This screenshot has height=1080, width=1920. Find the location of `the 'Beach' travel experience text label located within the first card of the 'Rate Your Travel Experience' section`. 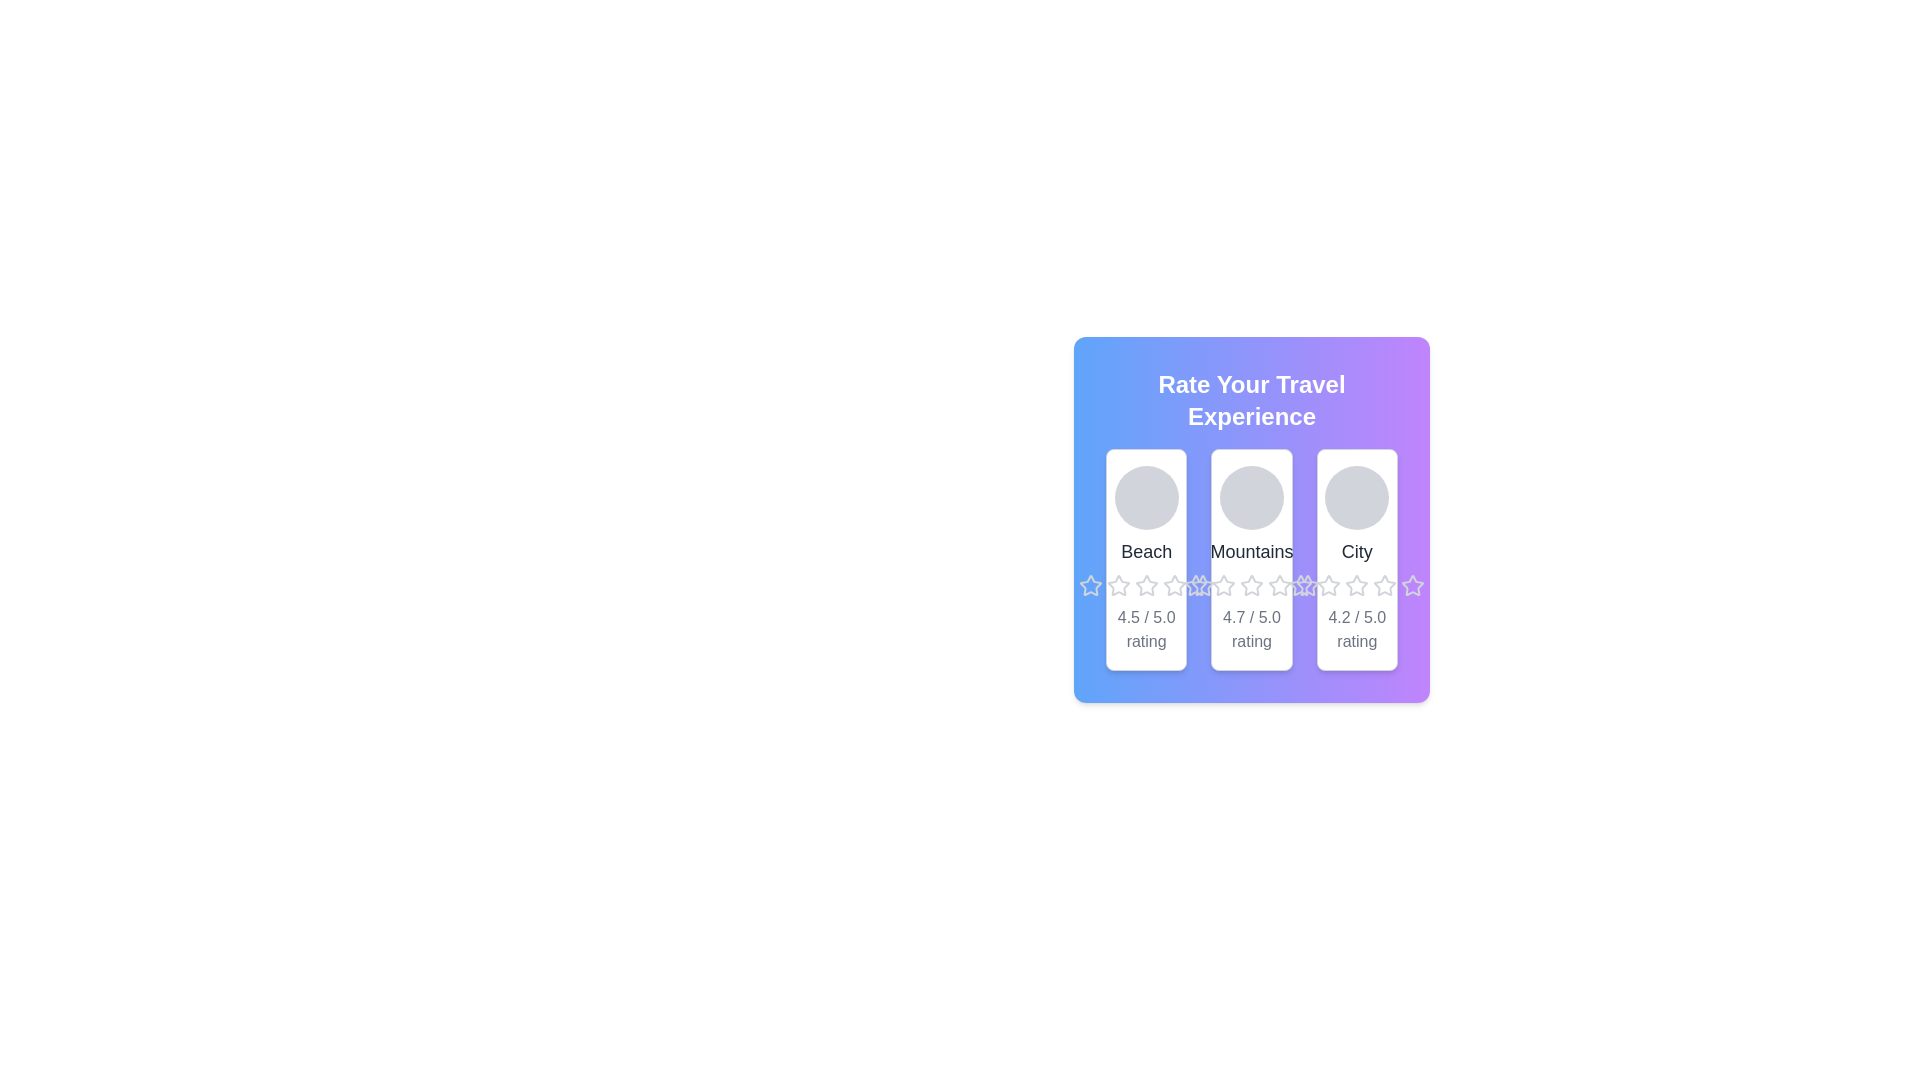

the 'Beach' travel experience text label located within the first card of the 'Rate Your Travel Experience' section is located at coordinates (1146, 551).